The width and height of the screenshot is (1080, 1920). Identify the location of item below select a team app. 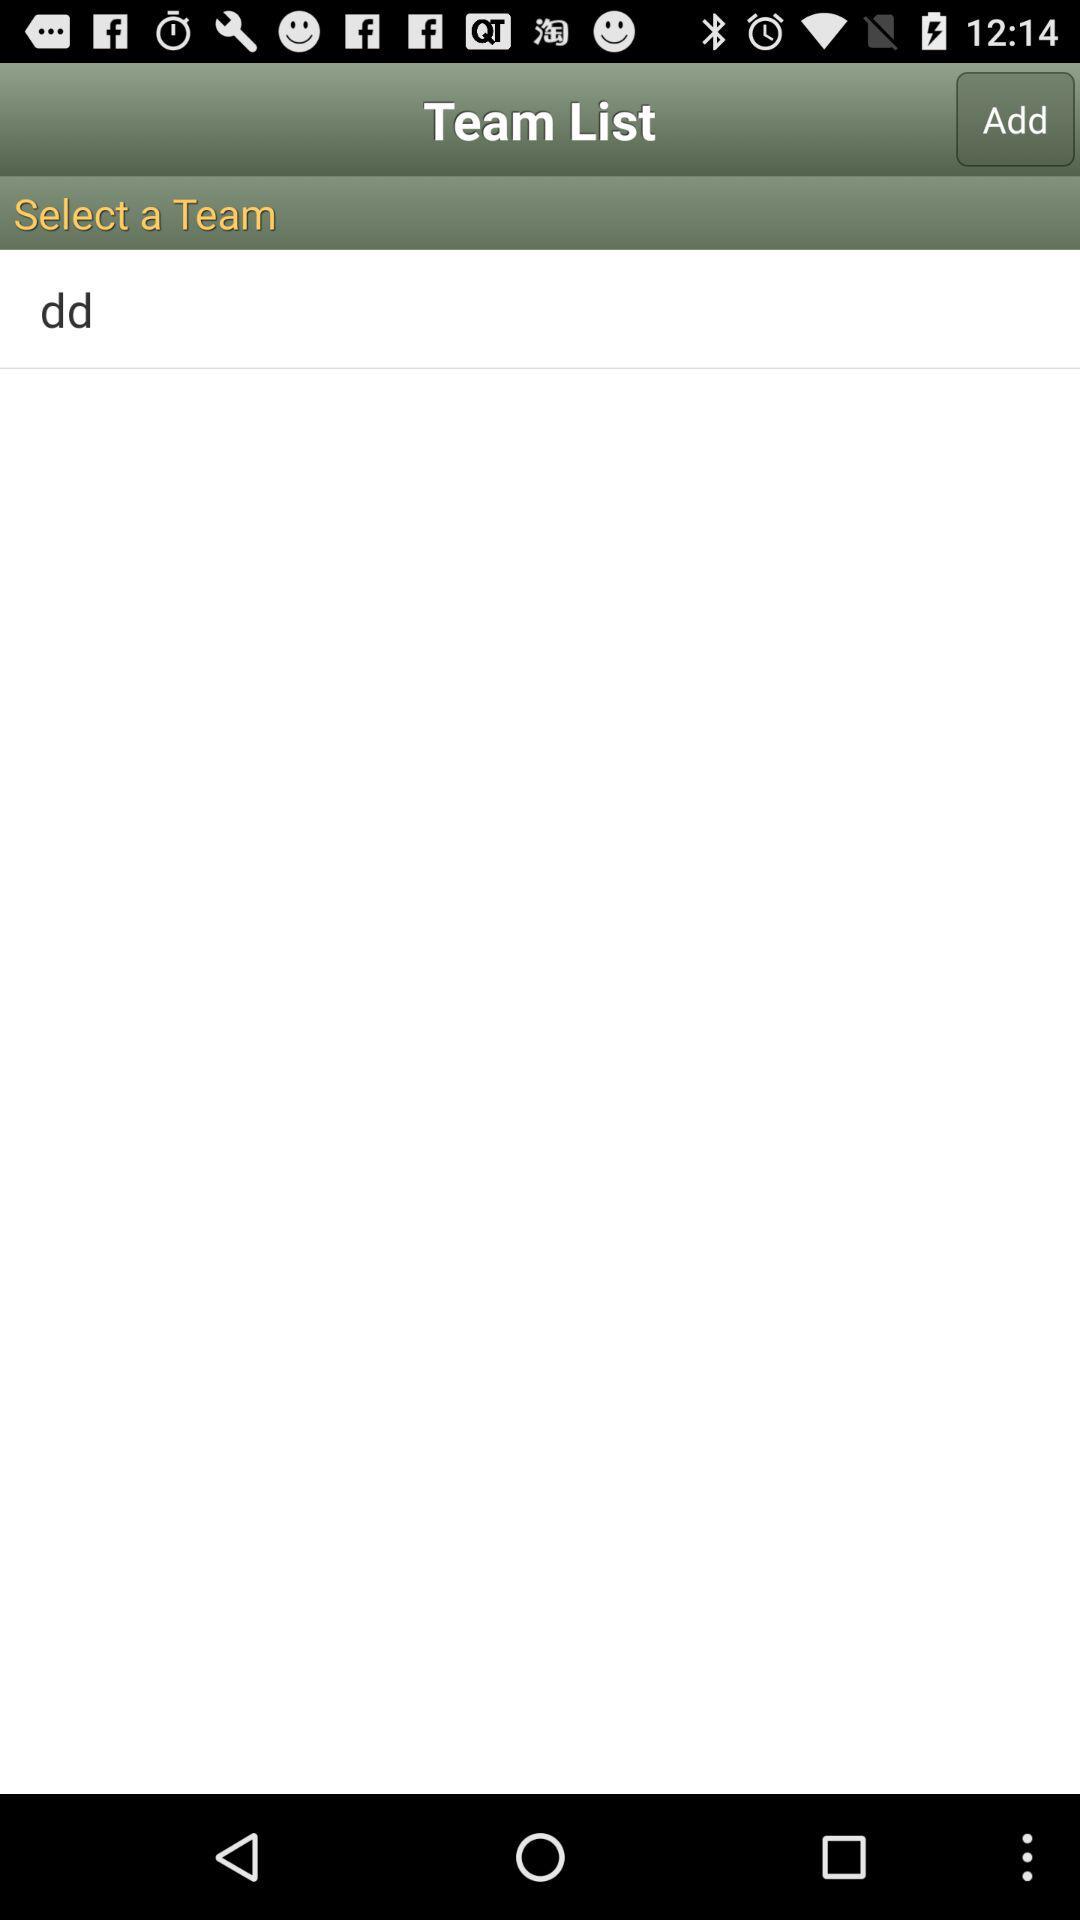
(540, 308).